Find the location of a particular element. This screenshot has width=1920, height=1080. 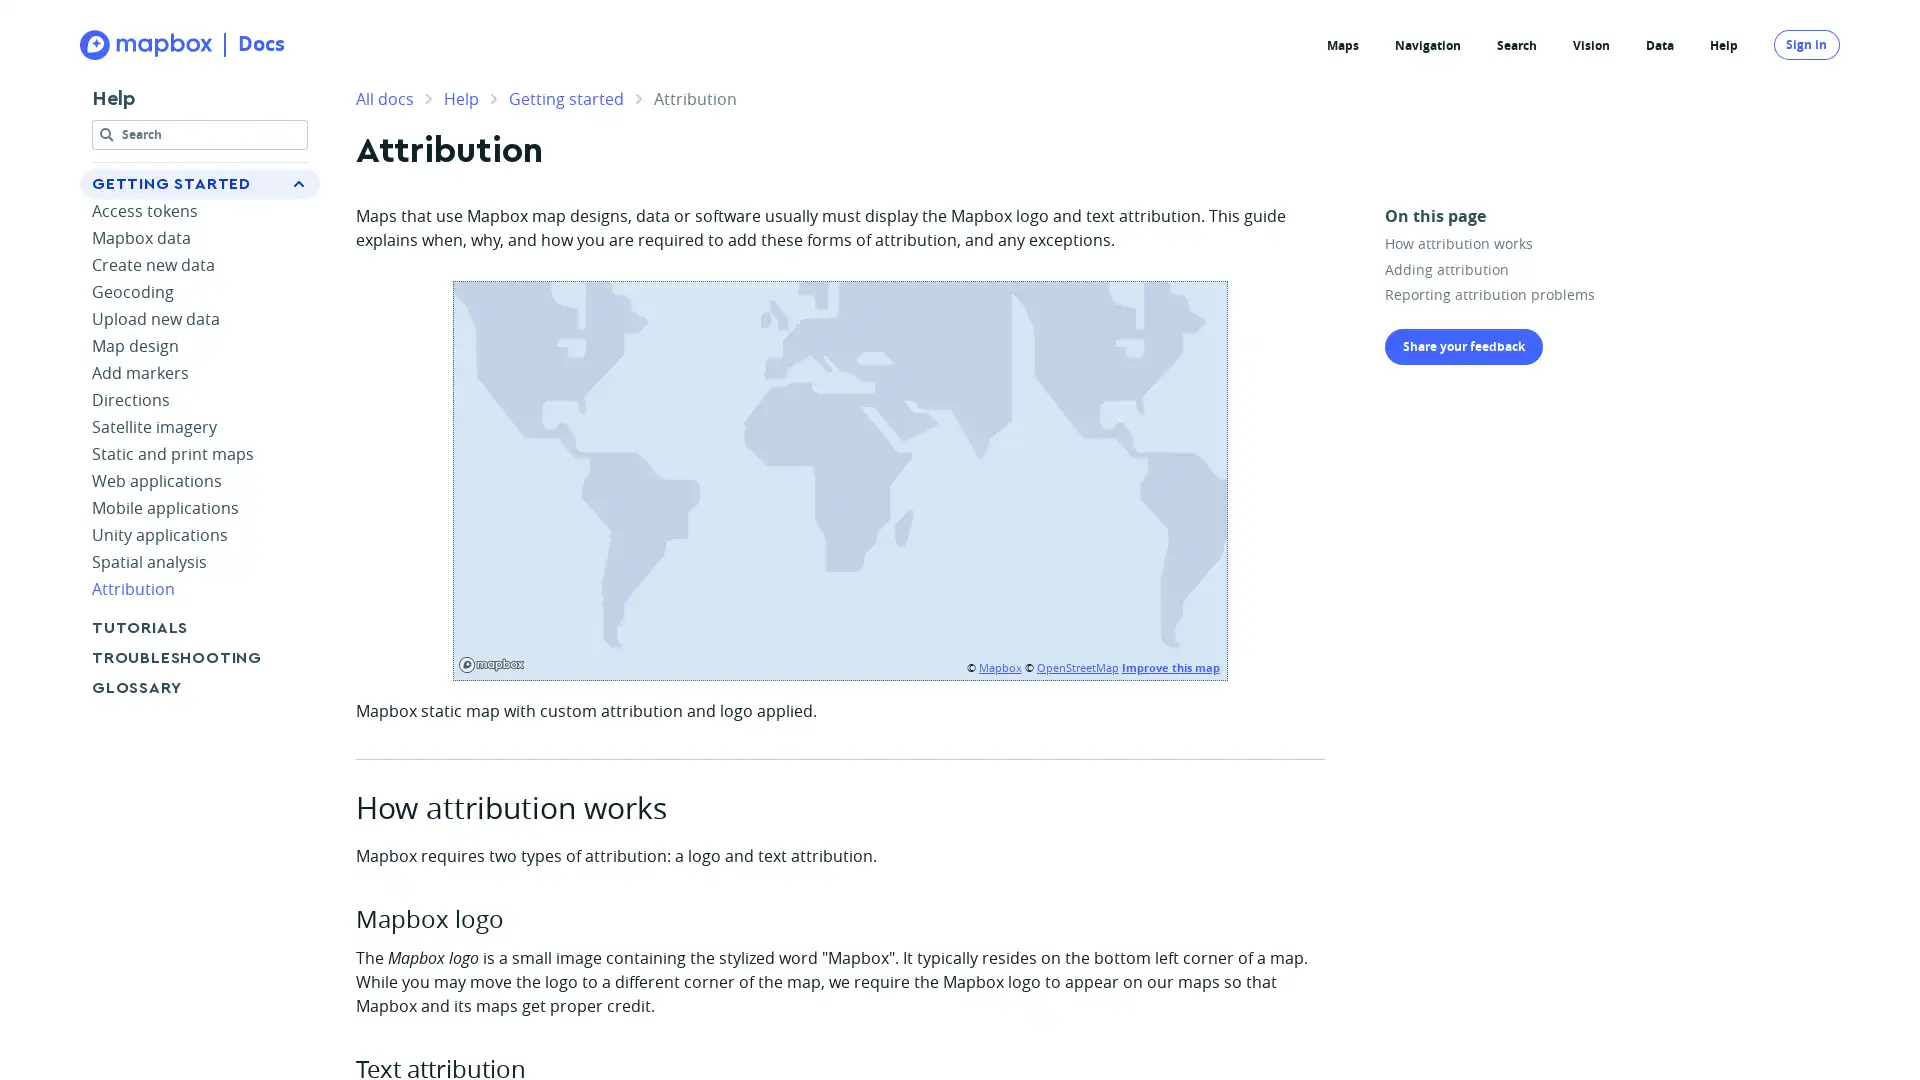

Toggle Getting started menu is located at coordinates (297, 184).